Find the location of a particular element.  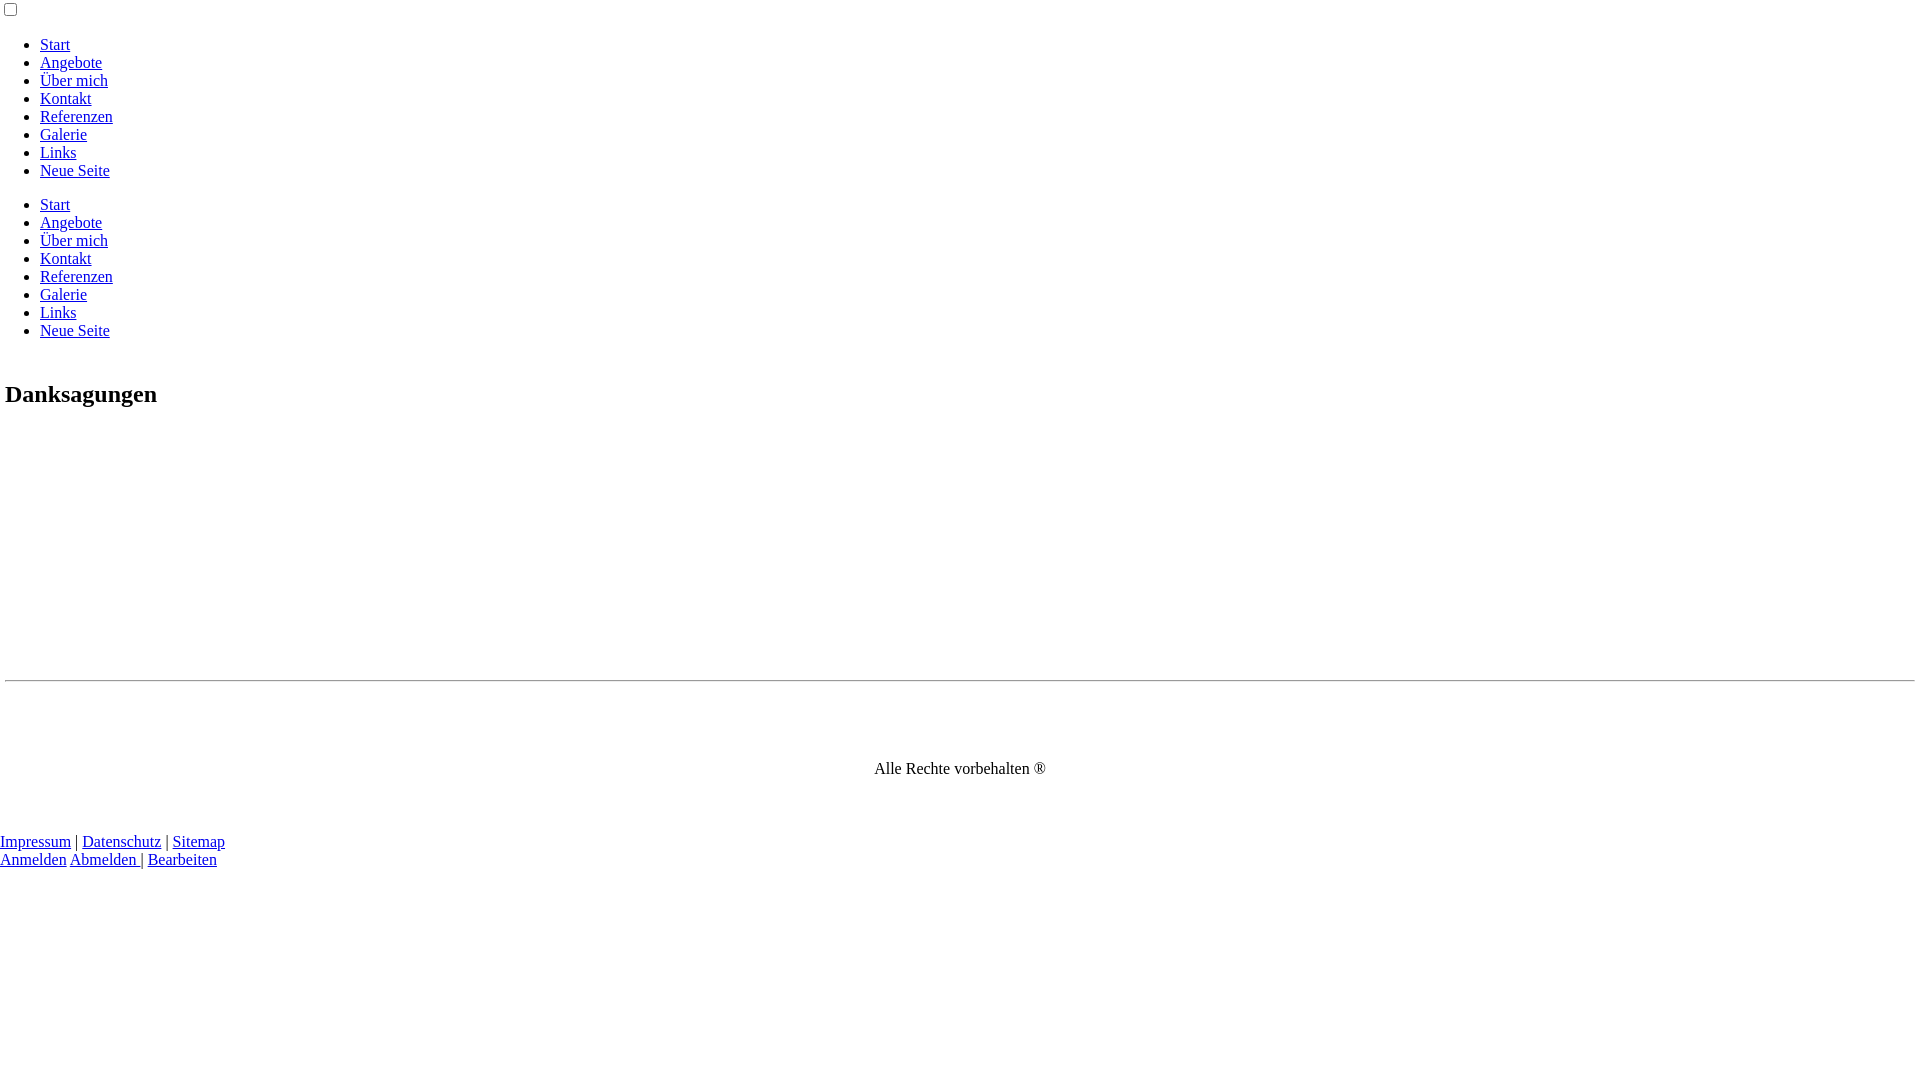

'Links' is located at coordinates (57, 312).